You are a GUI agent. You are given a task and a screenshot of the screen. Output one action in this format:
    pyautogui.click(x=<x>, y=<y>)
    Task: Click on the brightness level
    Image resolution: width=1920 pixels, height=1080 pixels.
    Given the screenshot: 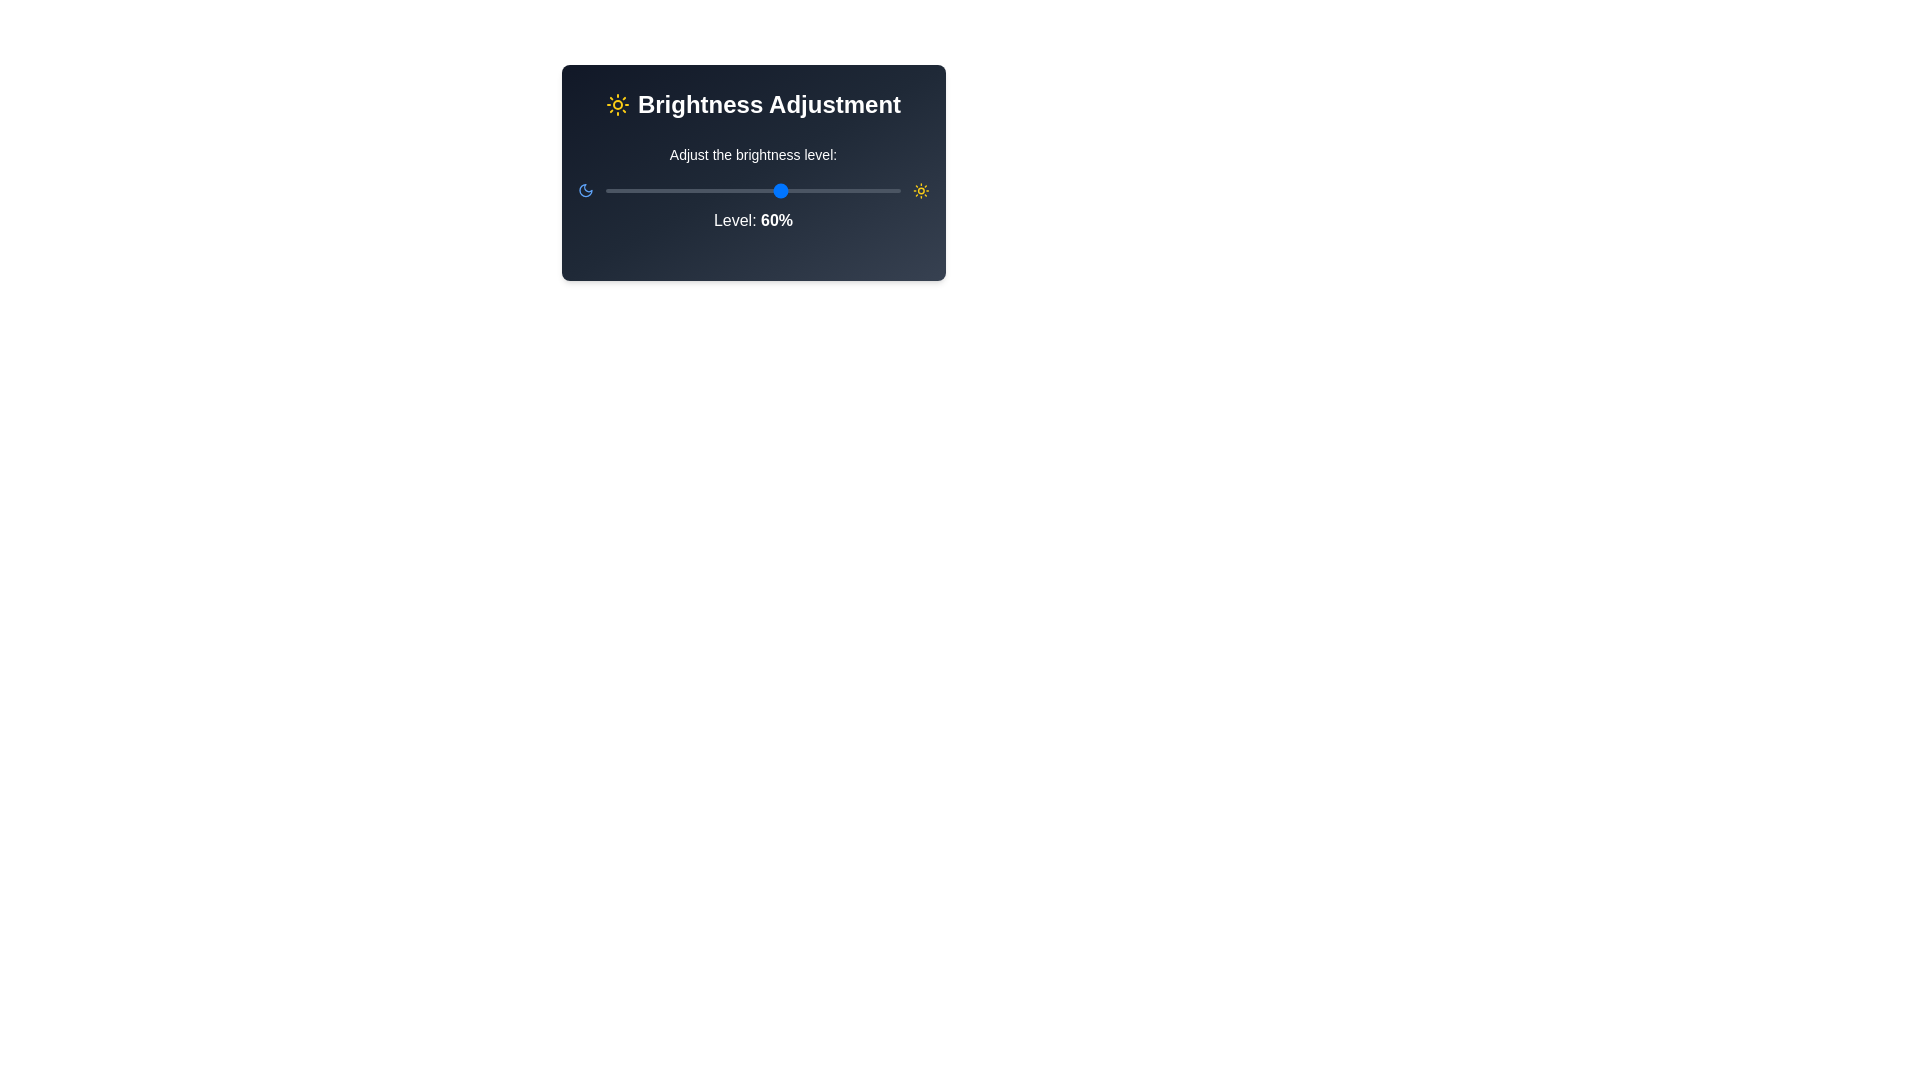 What is the action you would take?
    pyautogui.click(x=743, y=191)
    